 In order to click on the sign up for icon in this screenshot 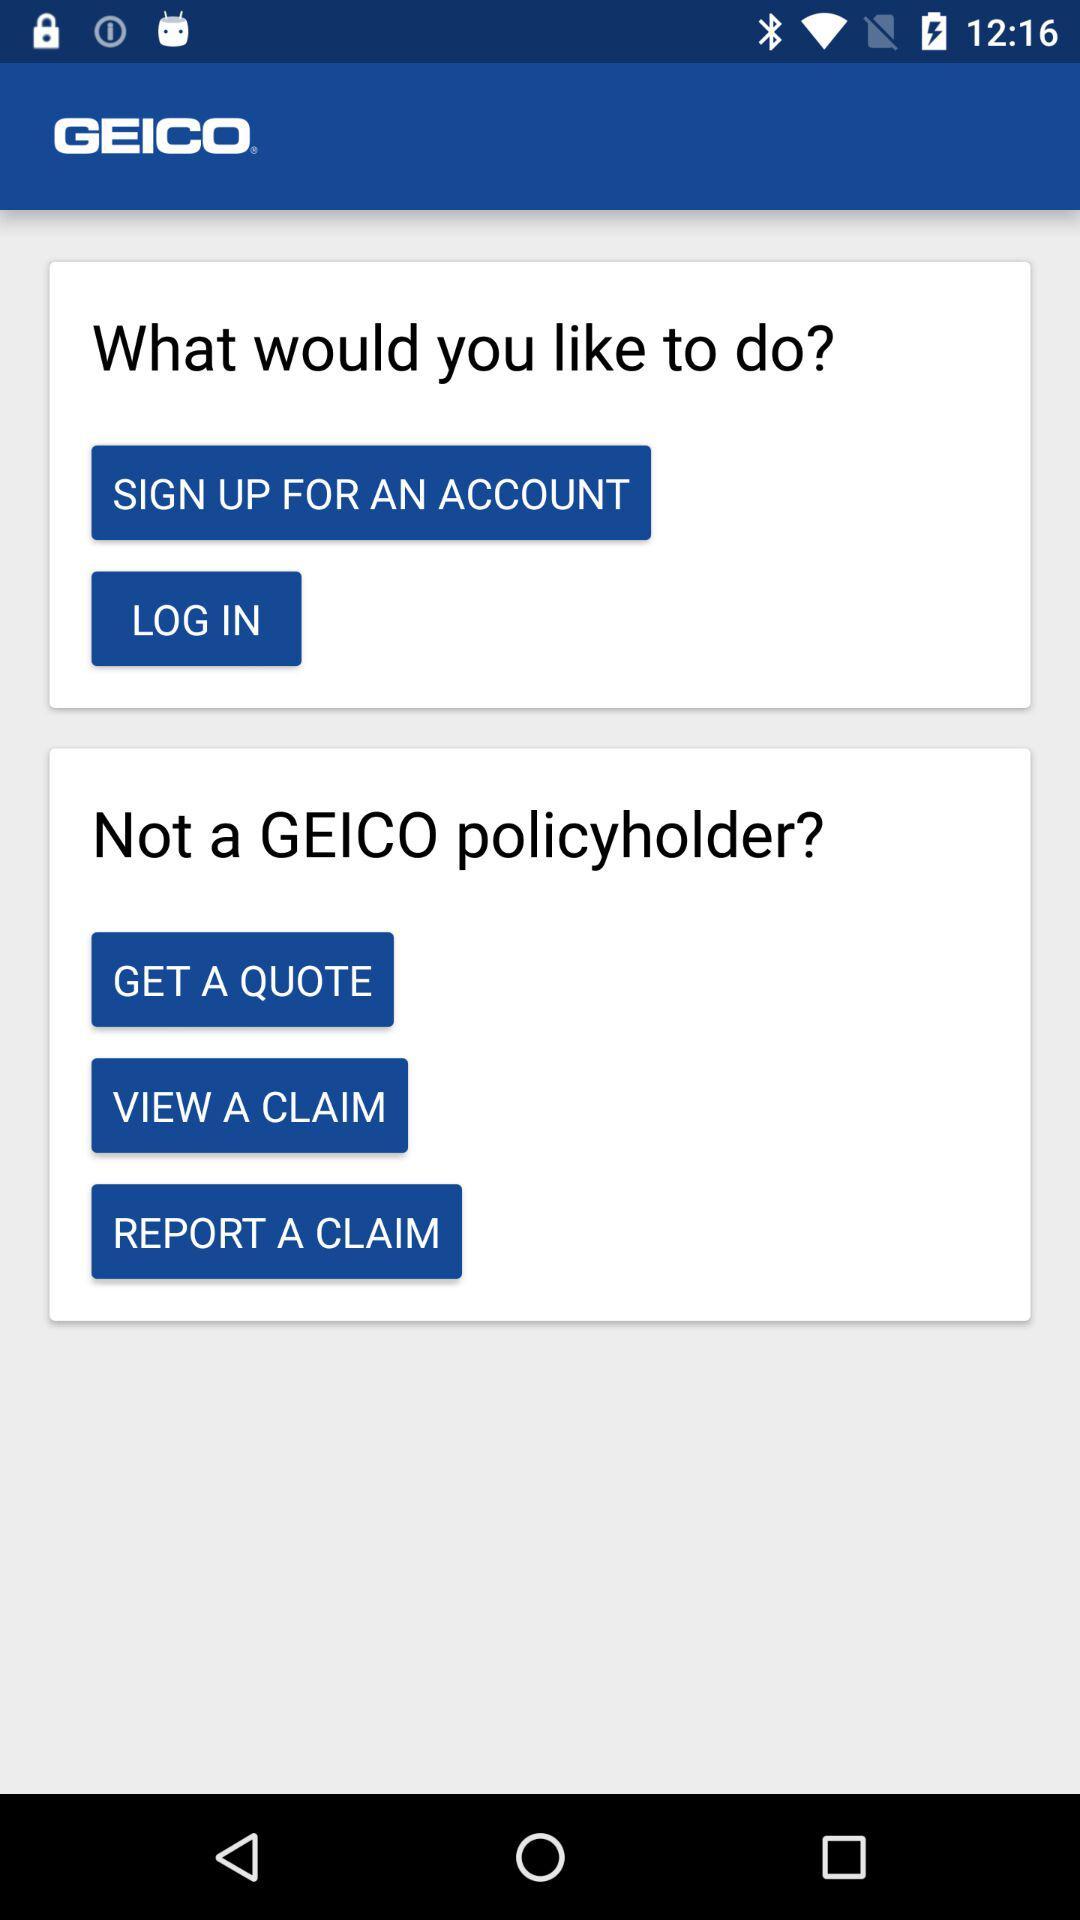, I will do `click(371, 492)`.